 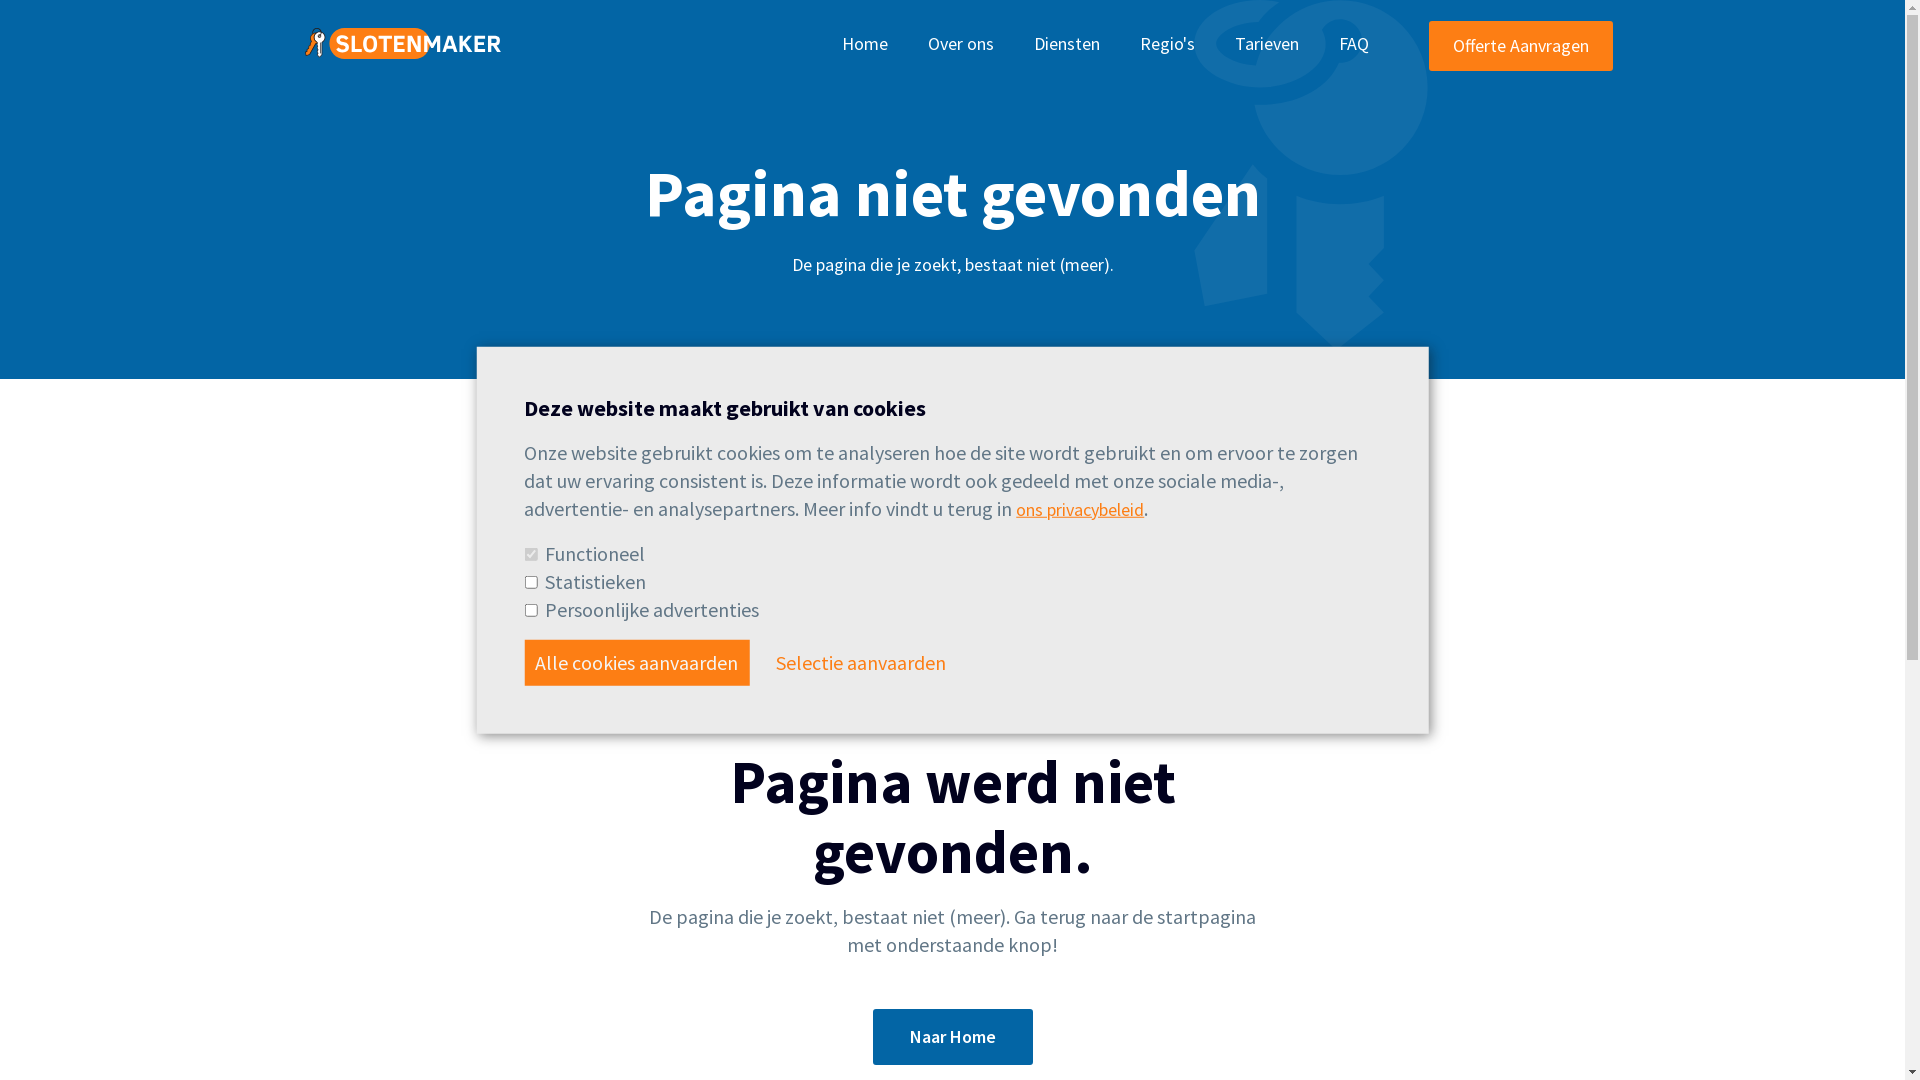 I want to click on 'Offerte Aanvragen', so click(x=1427, y=45).